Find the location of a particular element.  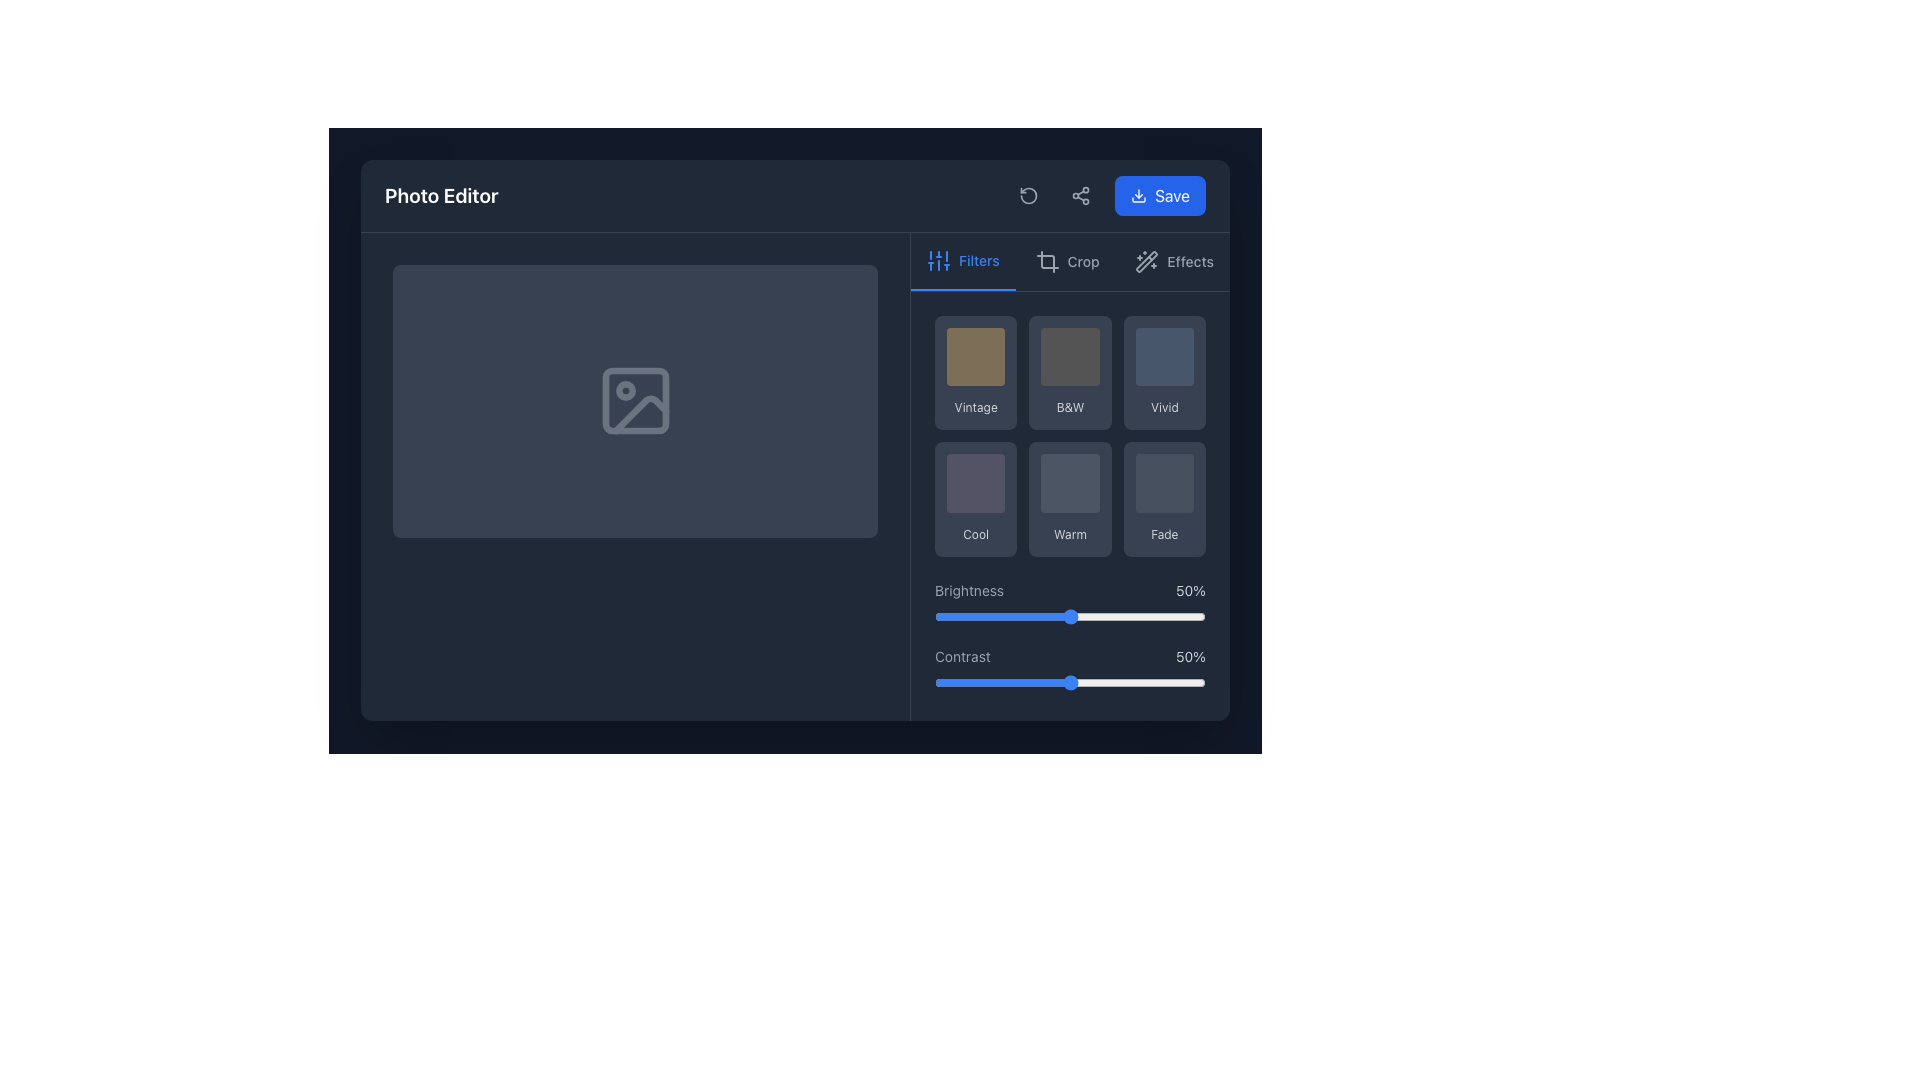

the refresh icon in the top-right toolbar to change its color from gray to white is located at coordinates (1029, 196).